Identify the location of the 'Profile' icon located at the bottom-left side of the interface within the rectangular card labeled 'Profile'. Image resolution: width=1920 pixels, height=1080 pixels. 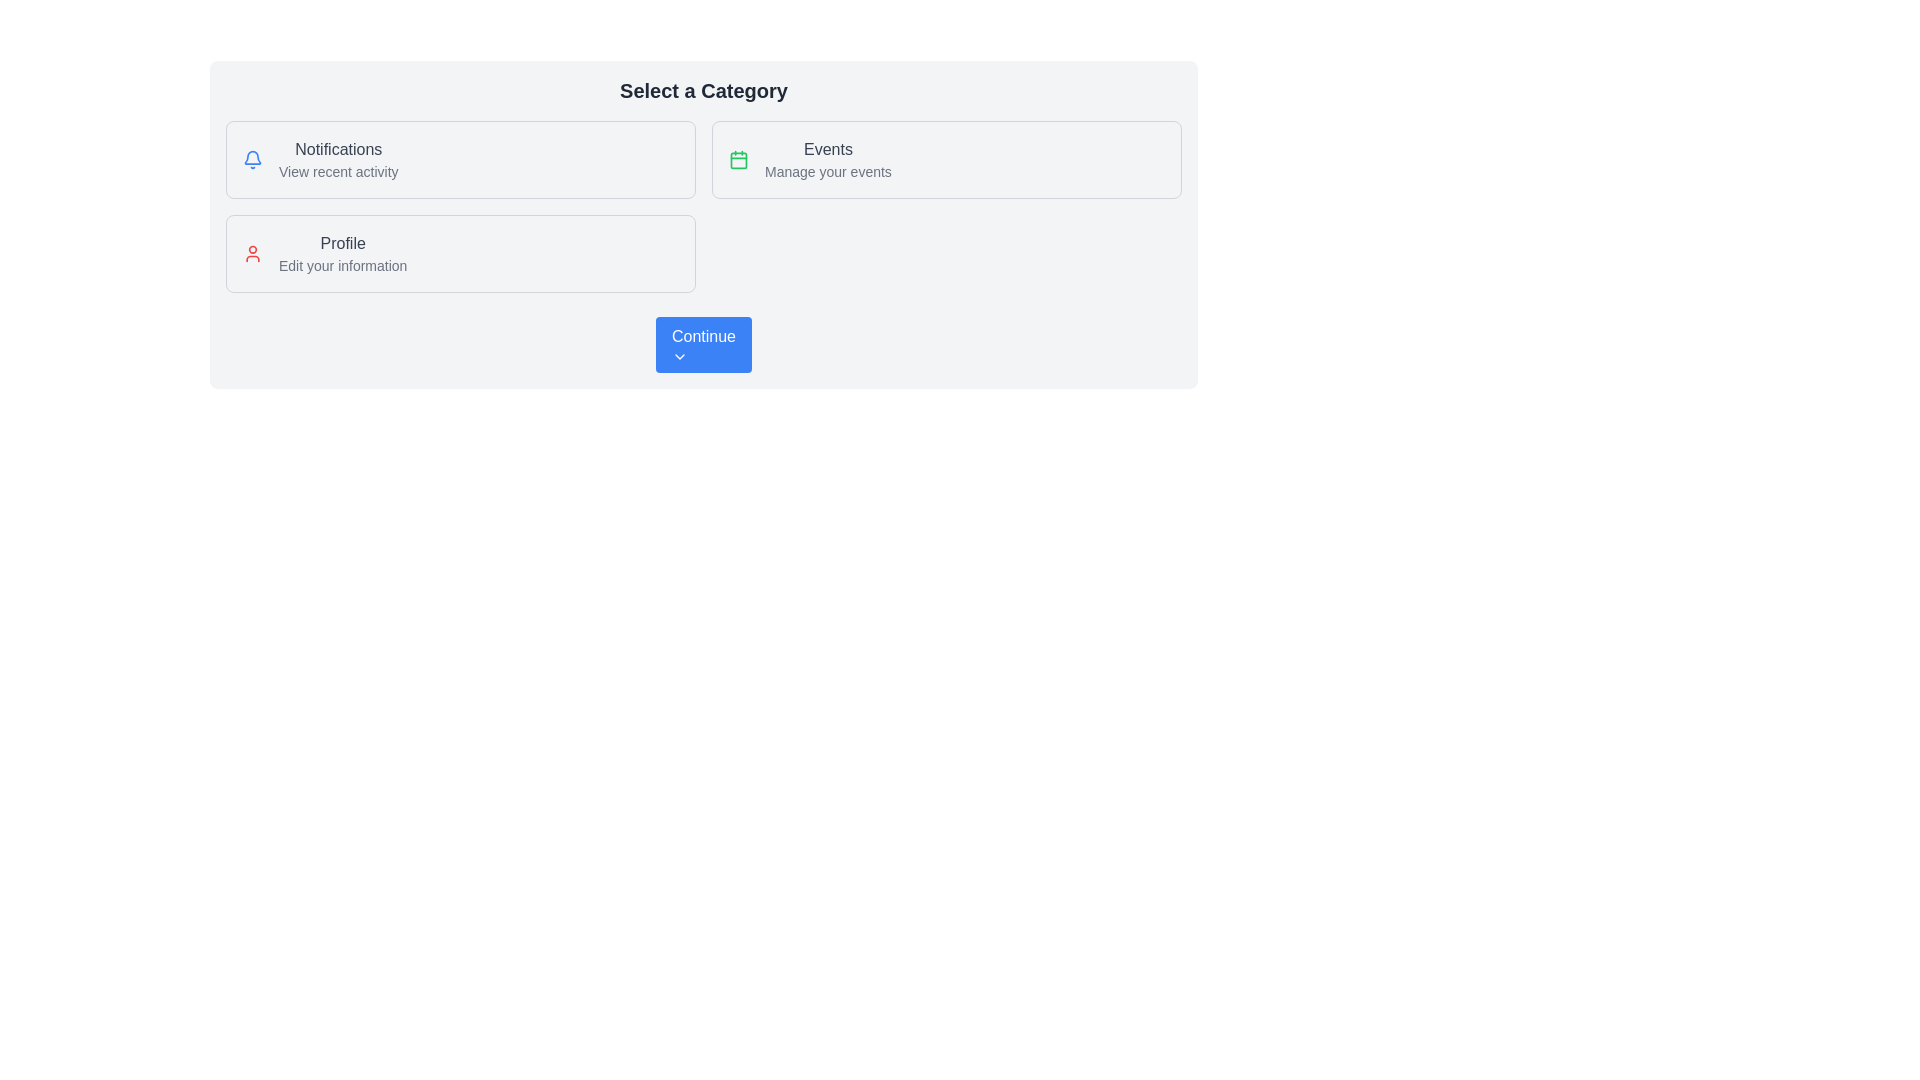
(252, 253).